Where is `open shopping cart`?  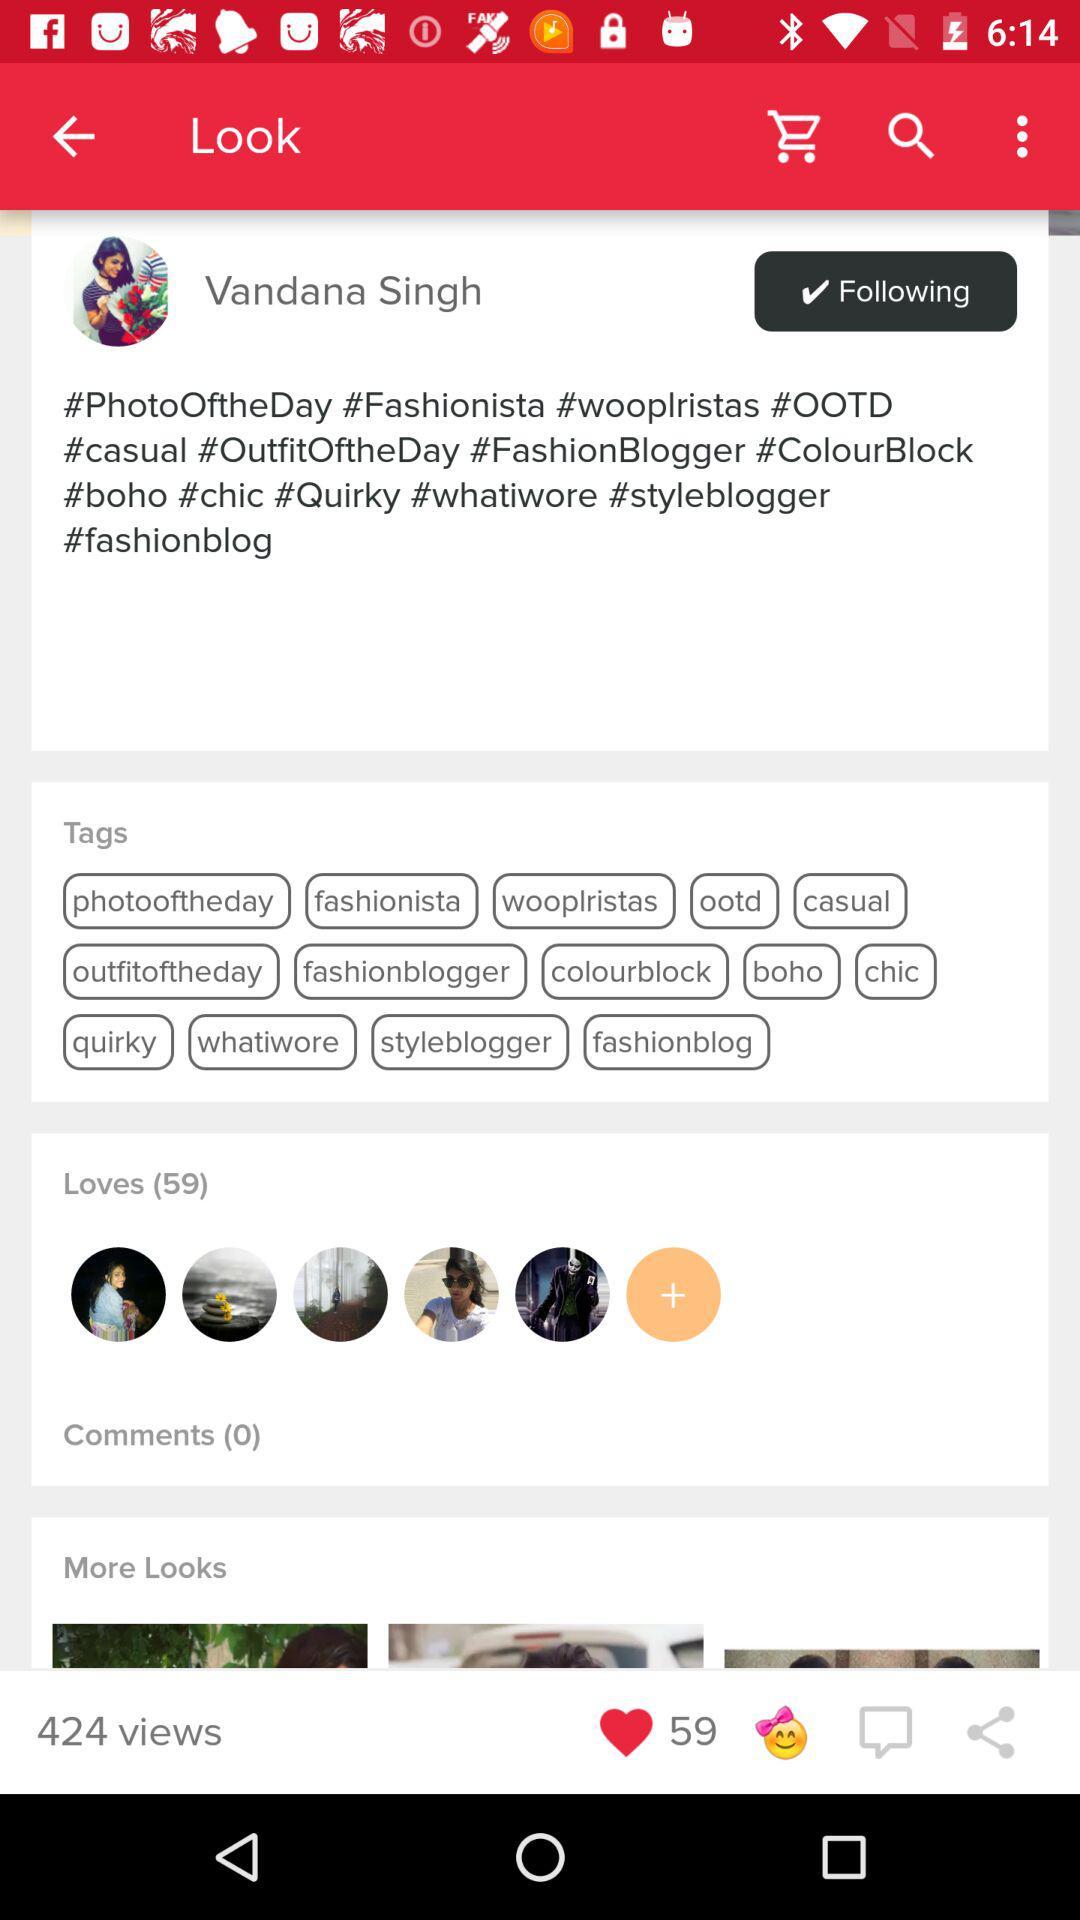 open shopping cart is located at coordinates (795, 135).